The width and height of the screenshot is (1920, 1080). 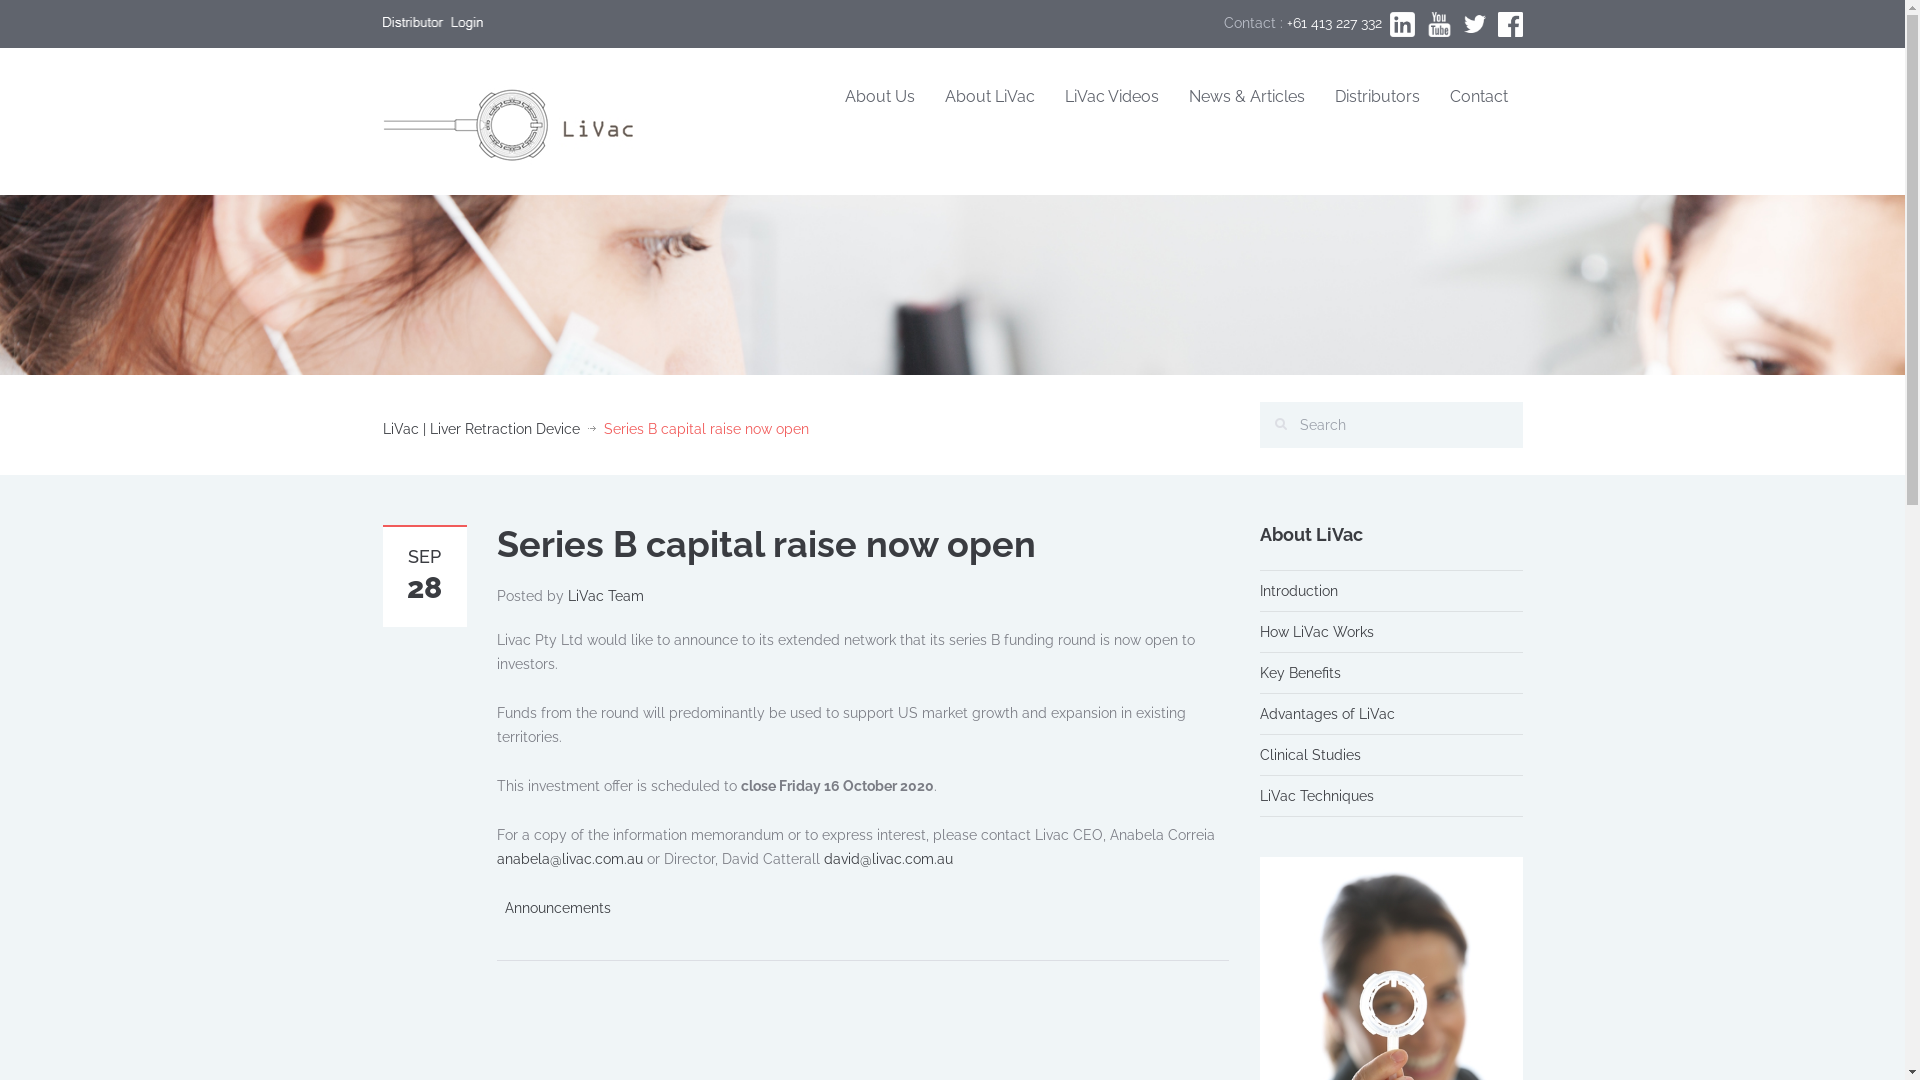 I want to click on 'LiVac Videos', so click(x=1111, y=97).